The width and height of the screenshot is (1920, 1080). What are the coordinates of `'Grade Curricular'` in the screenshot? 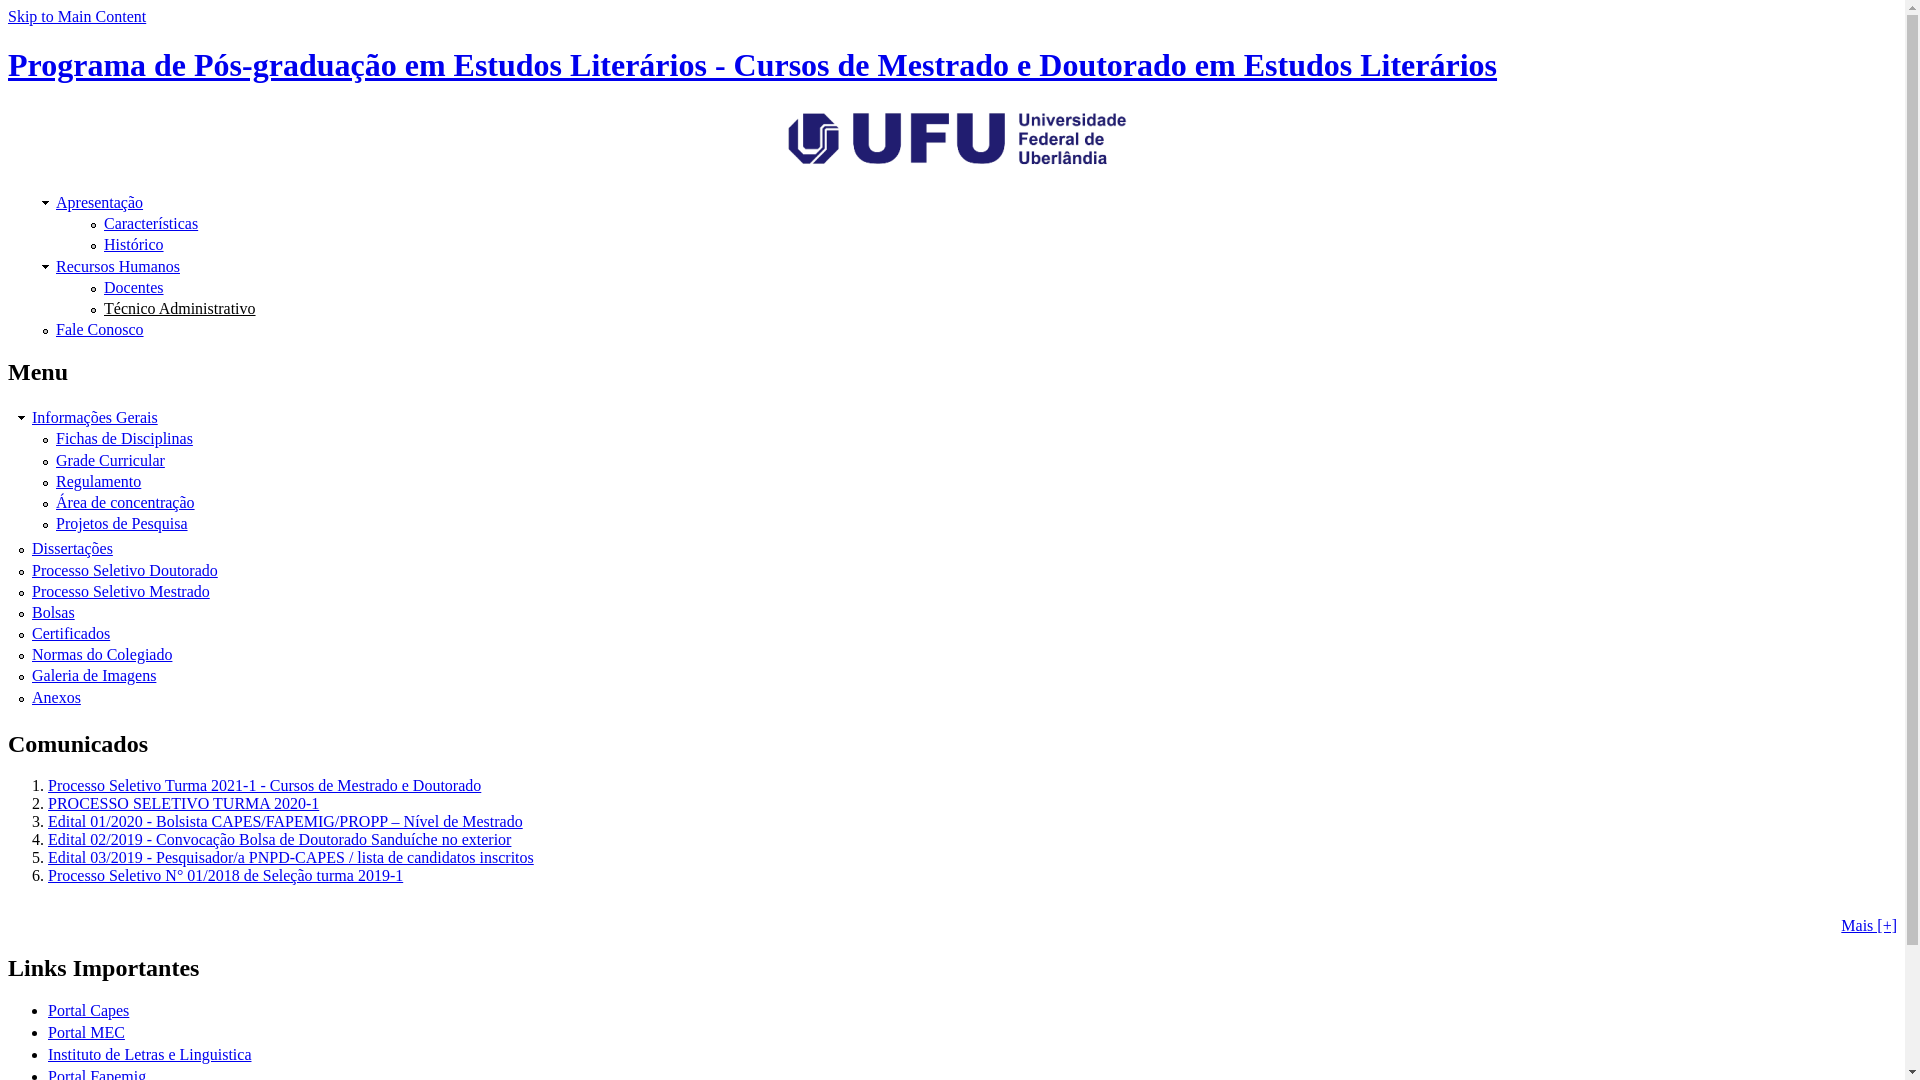 It's located at (109, 460).